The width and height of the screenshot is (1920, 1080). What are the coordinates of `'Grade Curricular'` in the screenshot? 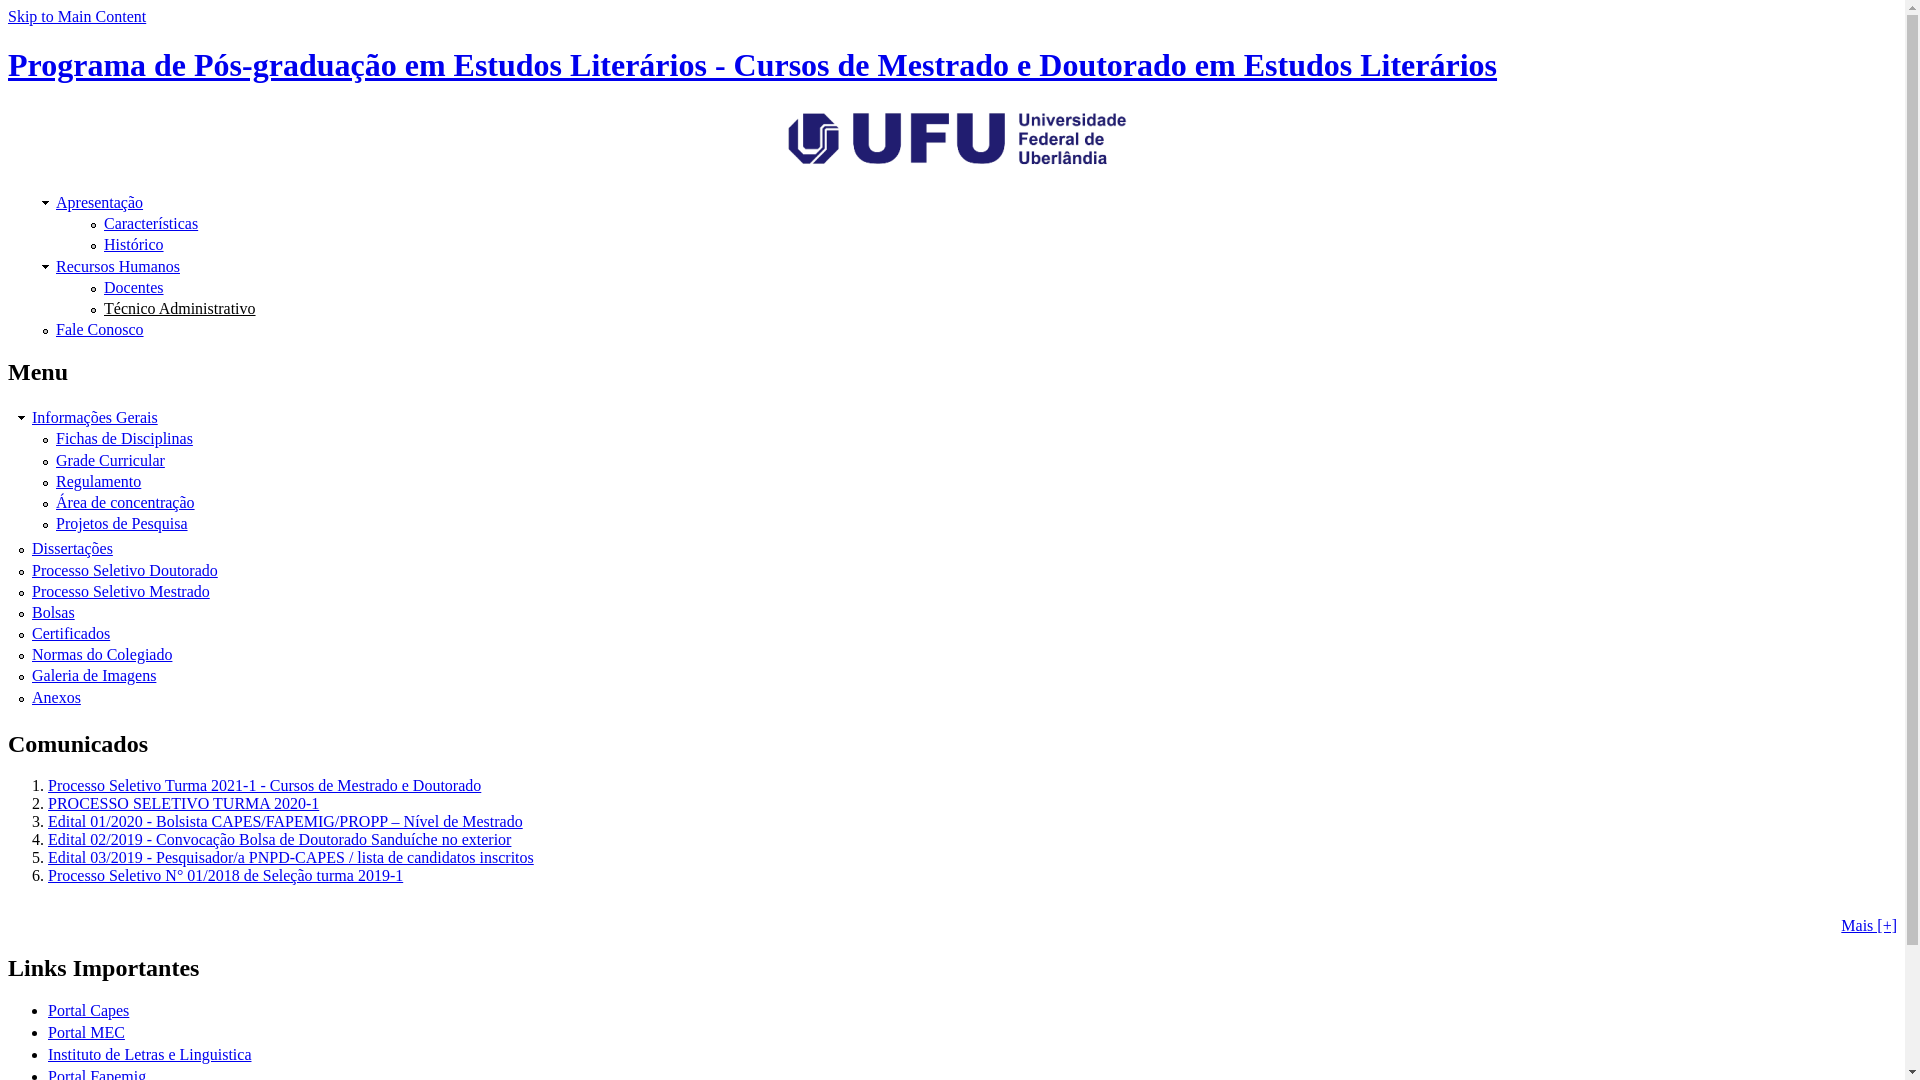 It's located at (109, 460).